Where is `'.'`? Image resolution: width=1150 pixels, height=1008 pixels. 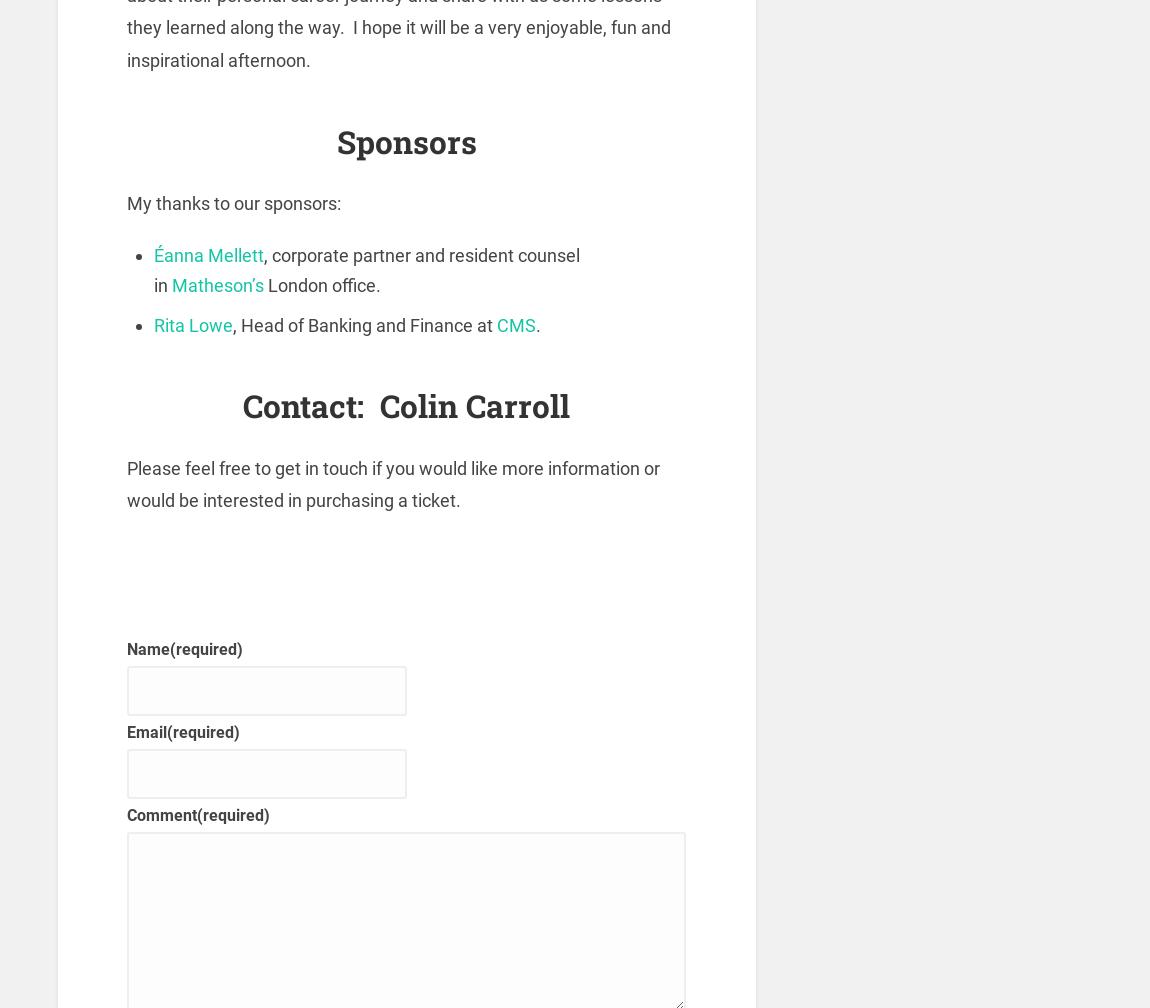 '.' is located at coordinates (538, 324).